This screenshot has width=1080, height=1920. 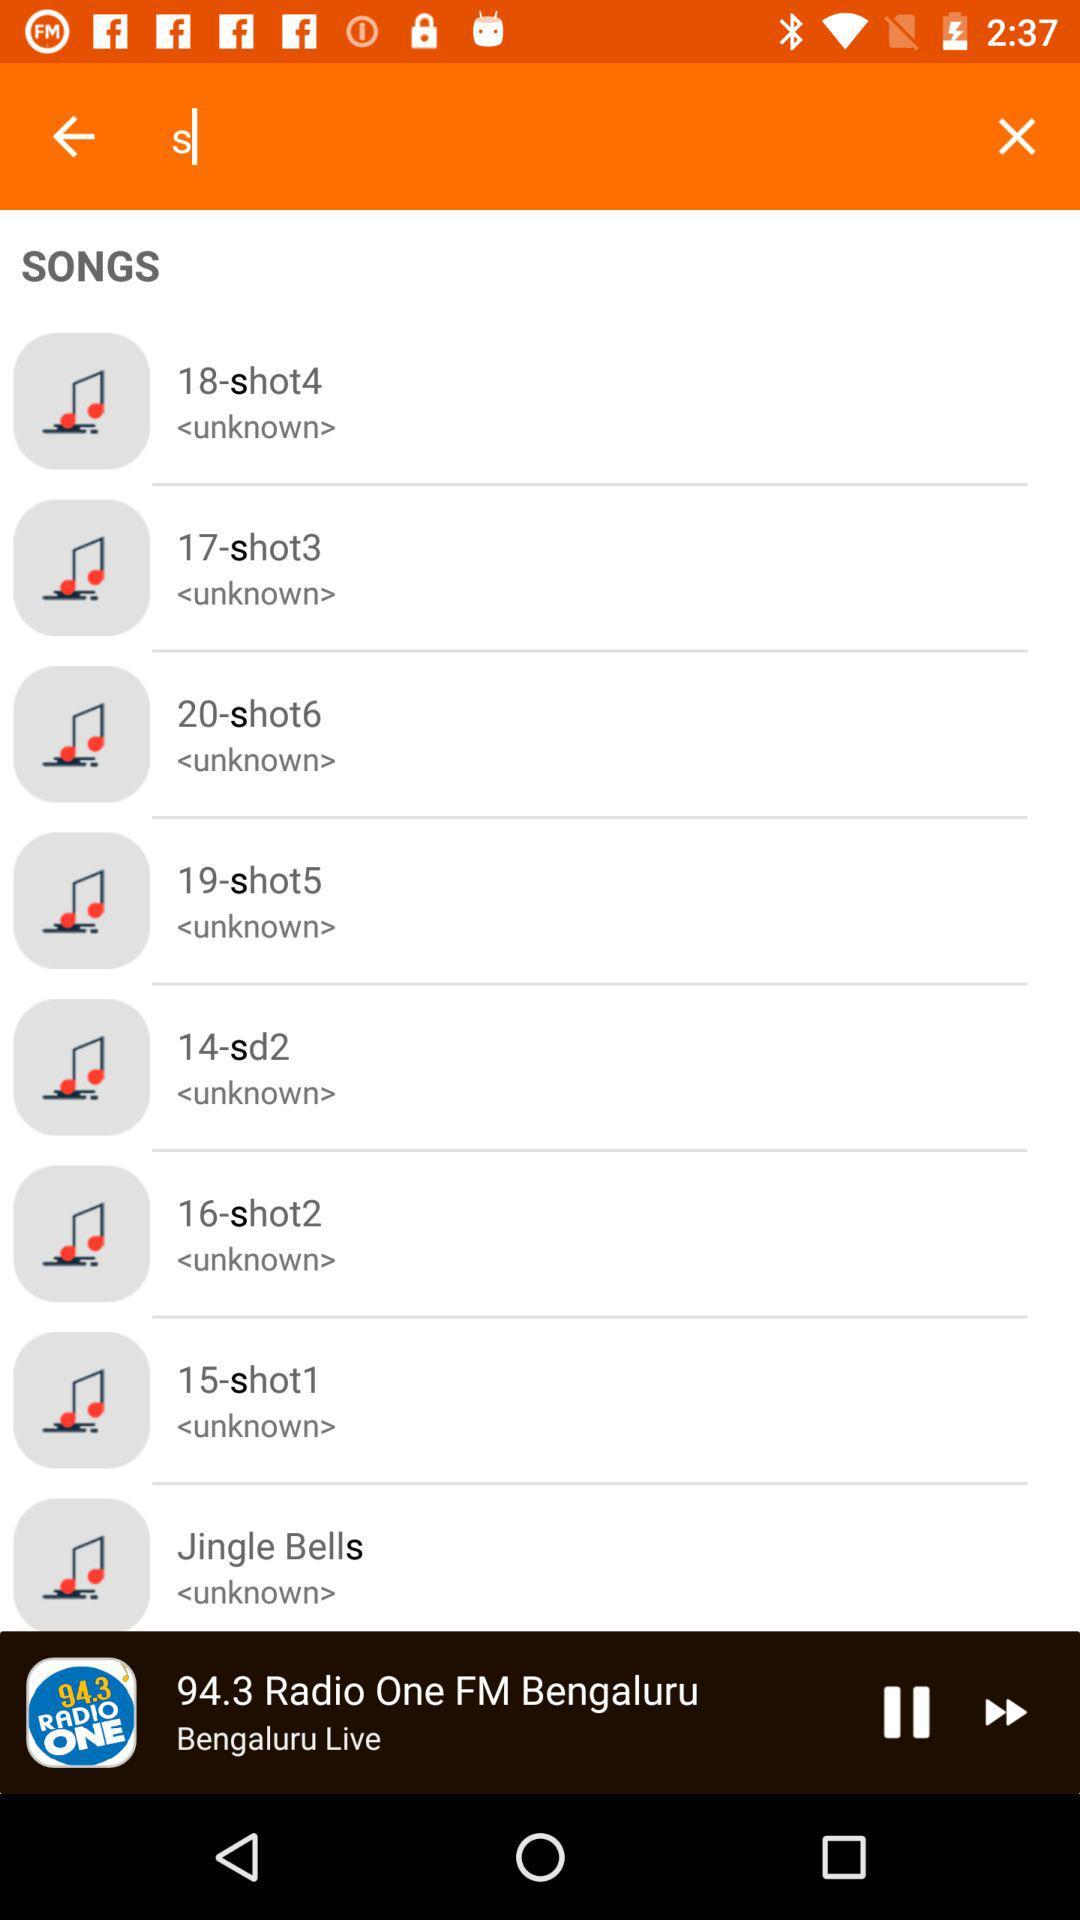 What do you see at coordinates (72, 135) in the screenshot?
I see `go back` at bounding box center [72, 135].